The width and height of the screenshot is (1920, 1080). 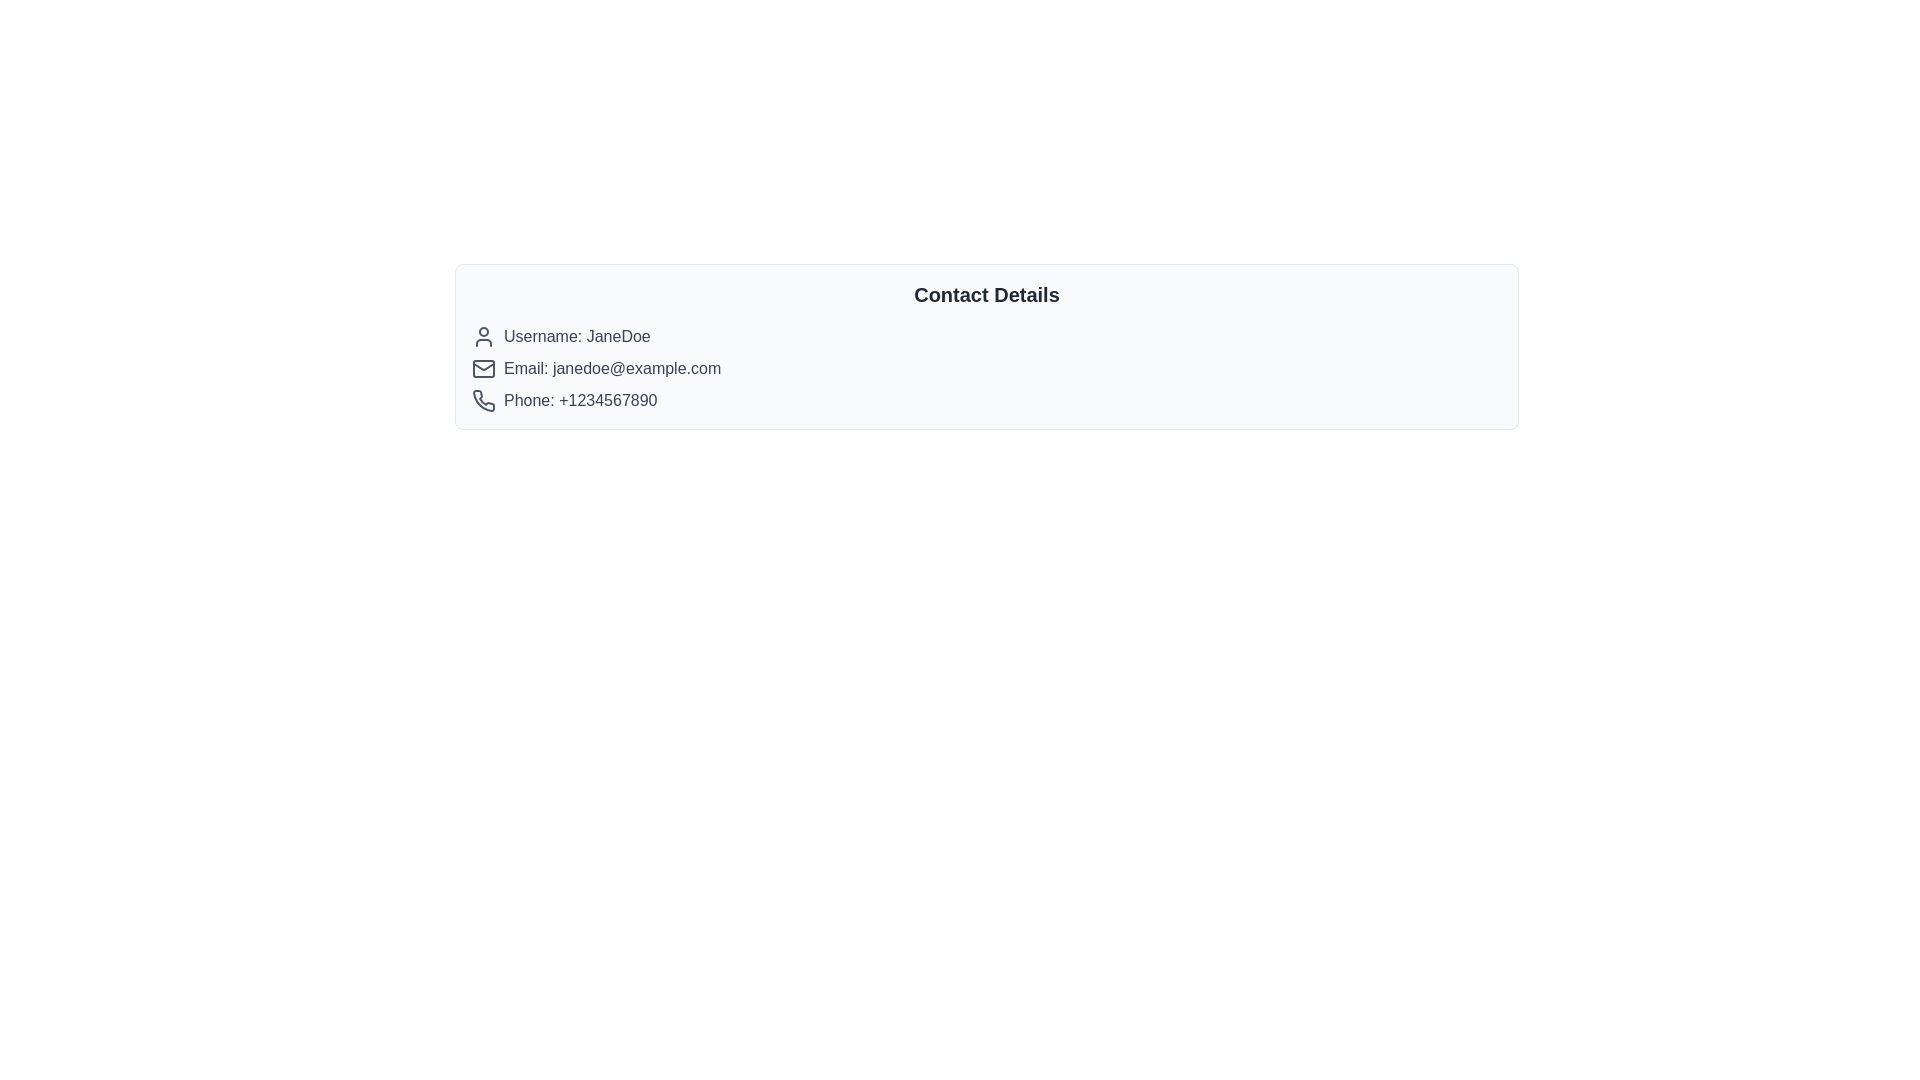 I want to click on the phone contact icon, which is the third icon in the list of contact information, positioned to the left of the 'Phone: +1234567890' label within the 'Contact Details' section, so click(x=484, y=401).